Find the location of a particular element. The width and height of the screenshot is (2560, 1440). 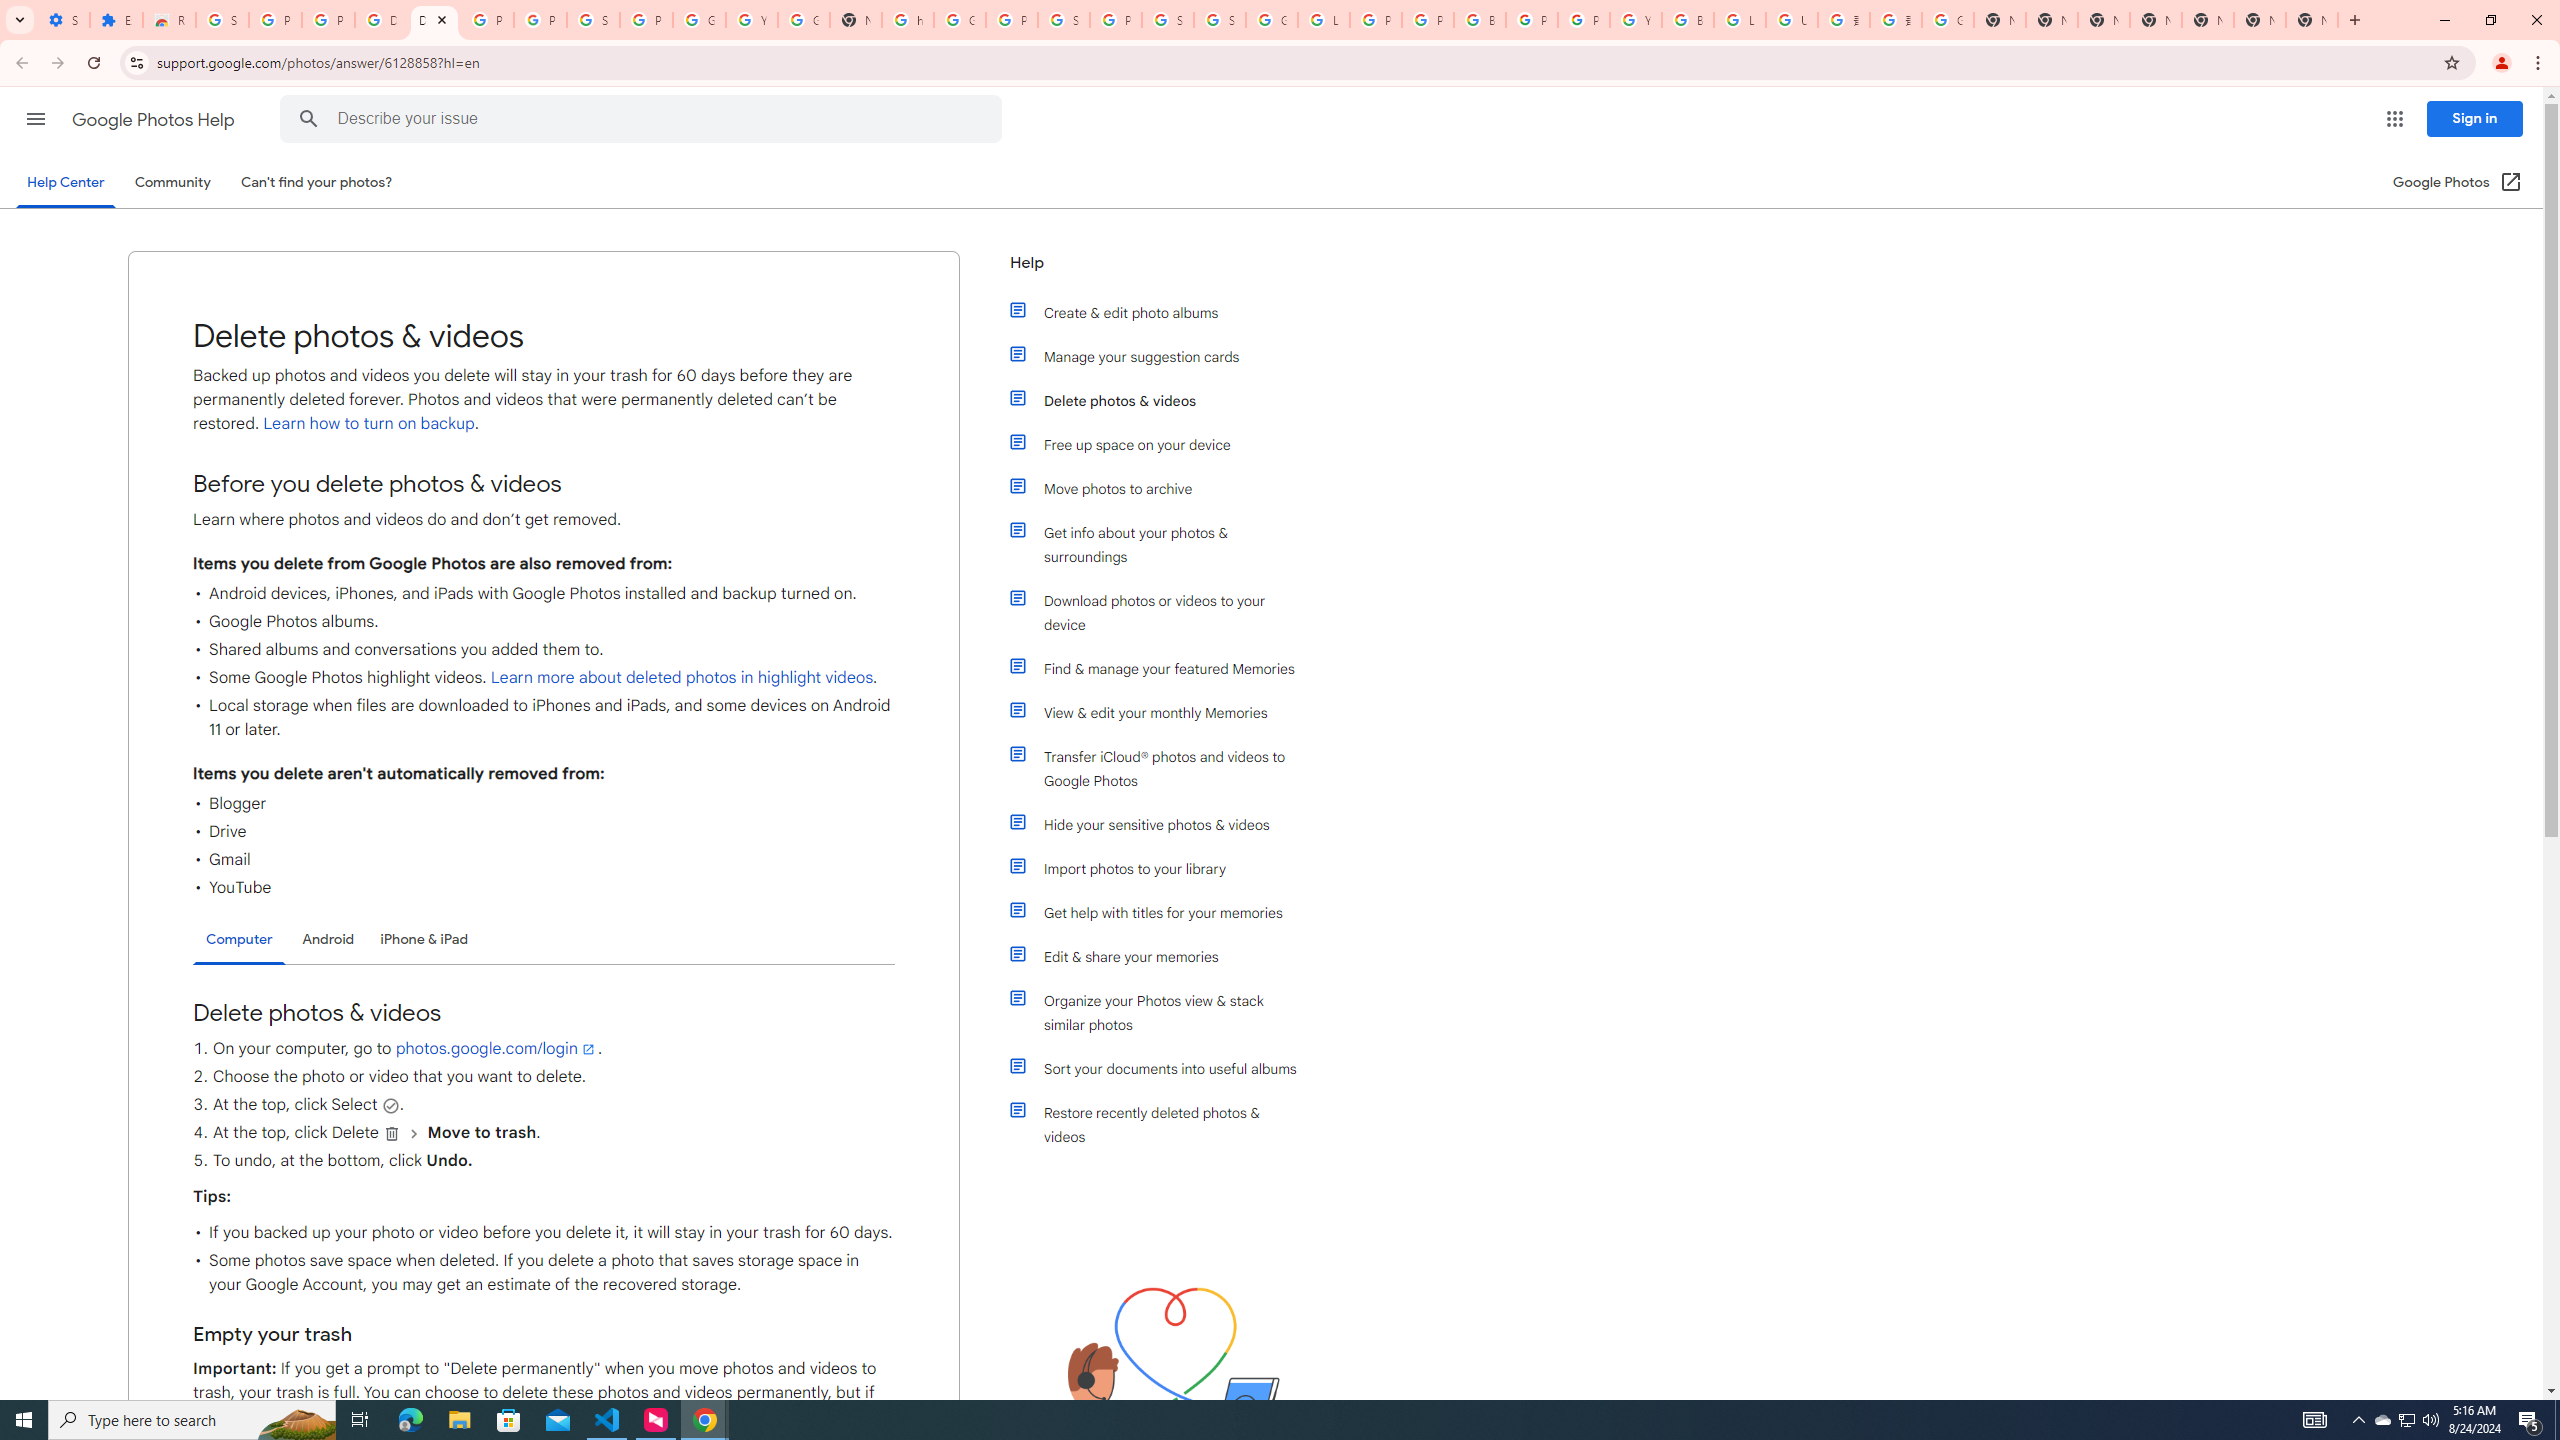

'Community' is located at coordinates (171, 181).